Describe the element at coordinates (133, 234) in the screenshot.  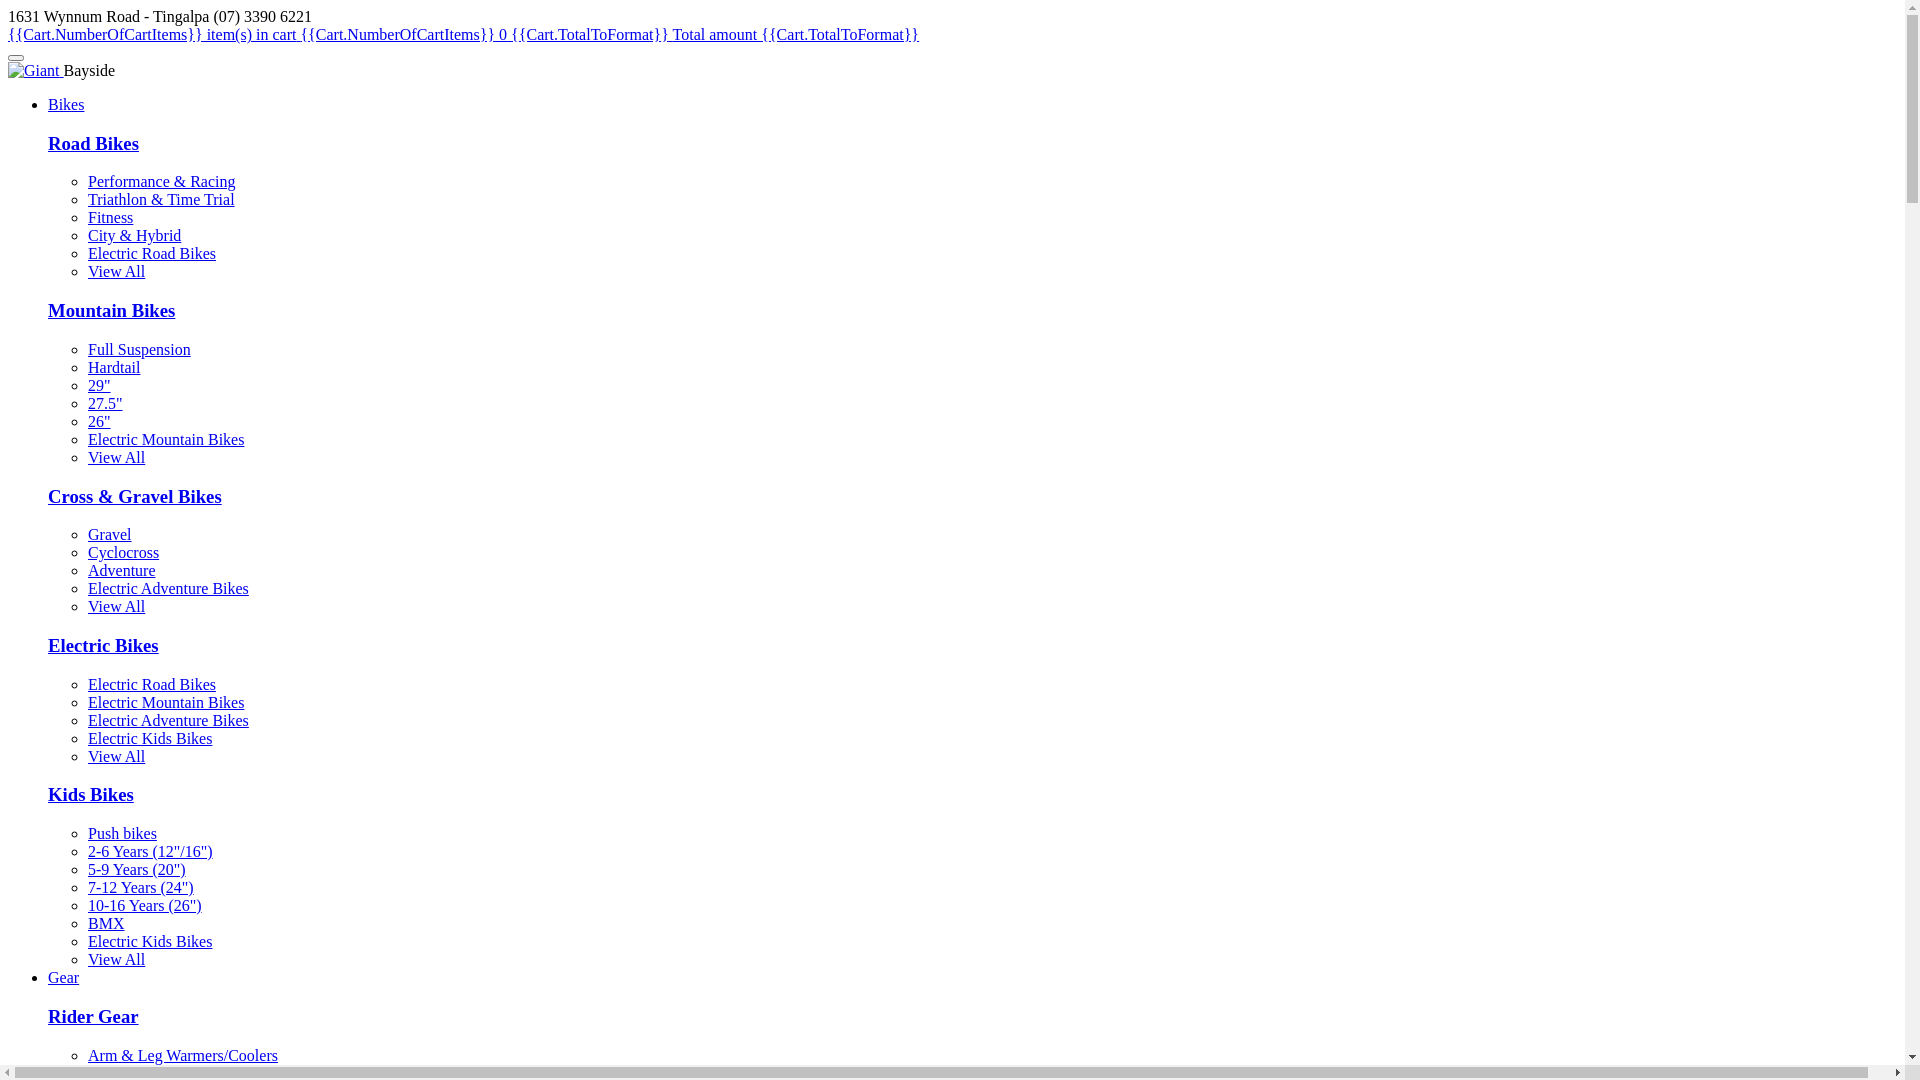
I see `'City & Hybrid'` at that location.